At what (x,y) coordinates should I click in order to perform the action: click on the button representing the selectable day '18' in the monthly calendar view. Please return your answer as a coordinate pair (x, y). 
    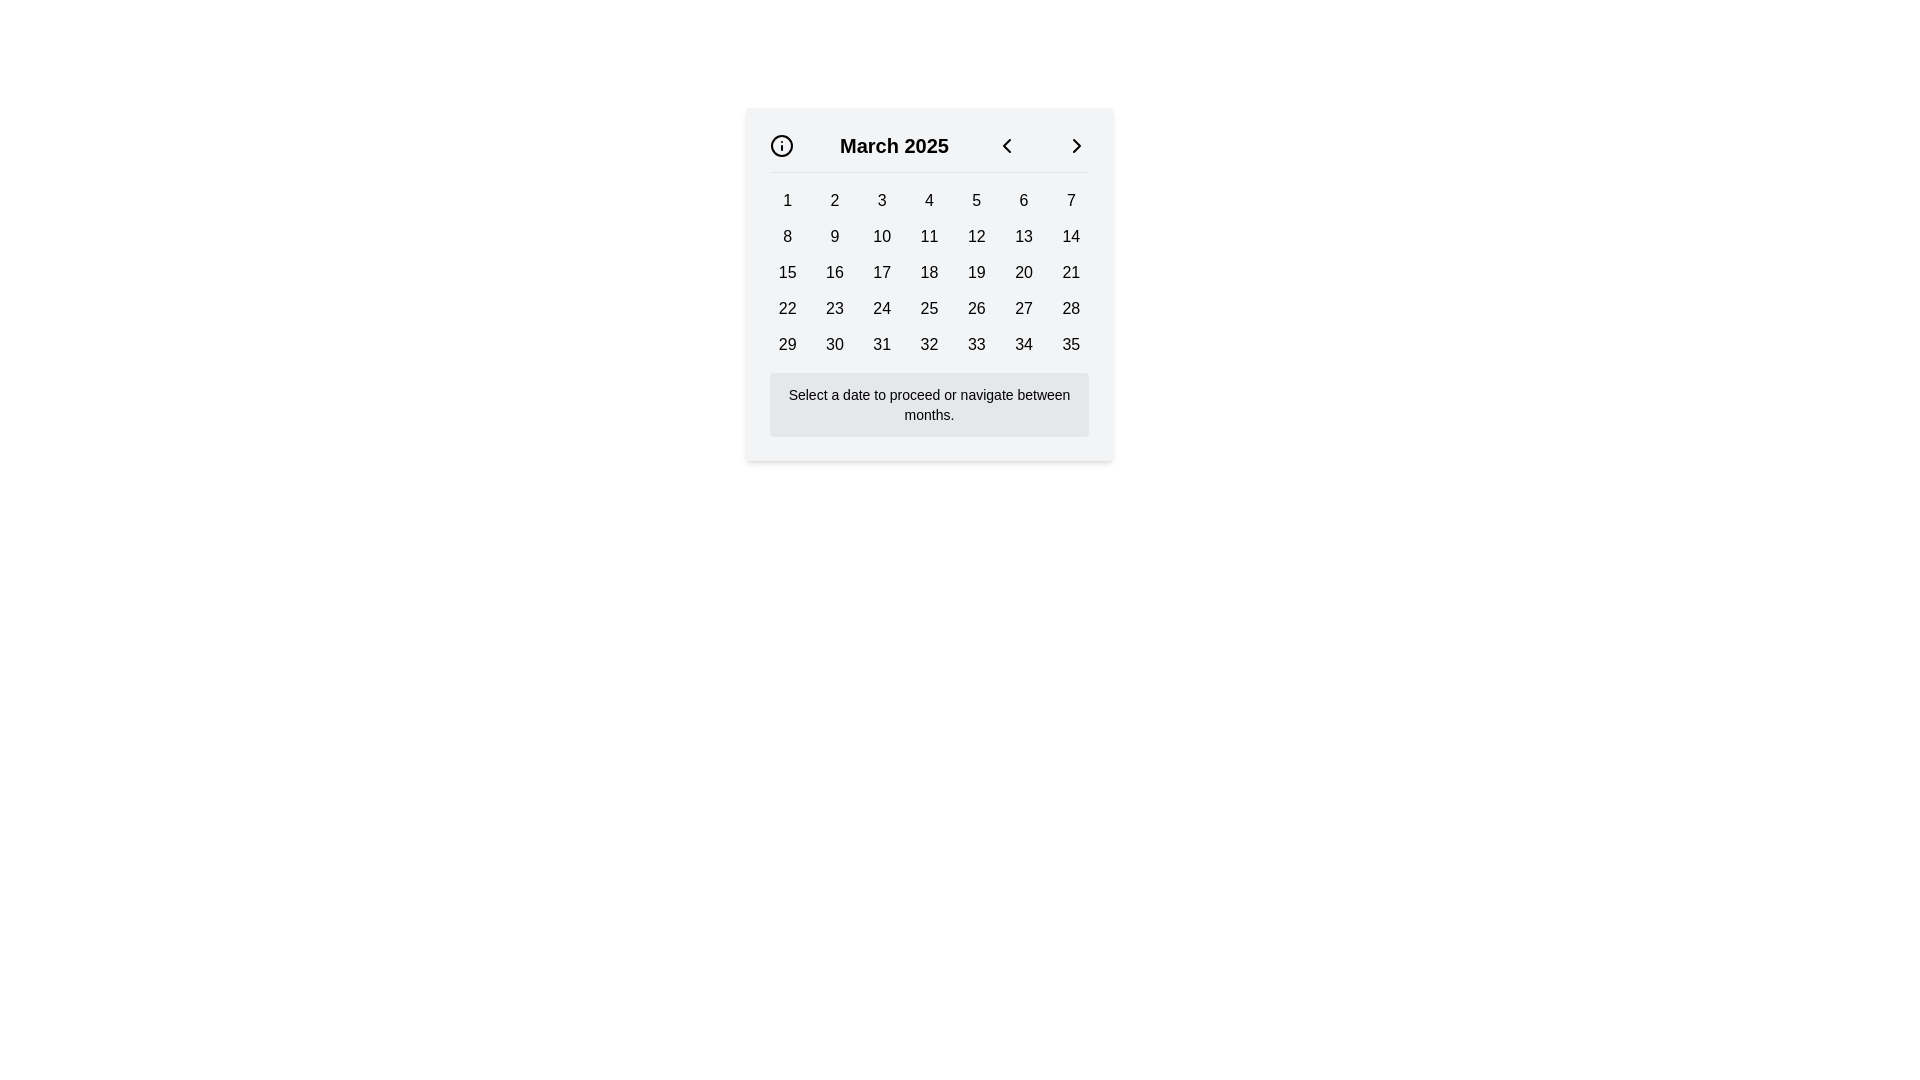
    Looking at the image, I should click on (928, 273).